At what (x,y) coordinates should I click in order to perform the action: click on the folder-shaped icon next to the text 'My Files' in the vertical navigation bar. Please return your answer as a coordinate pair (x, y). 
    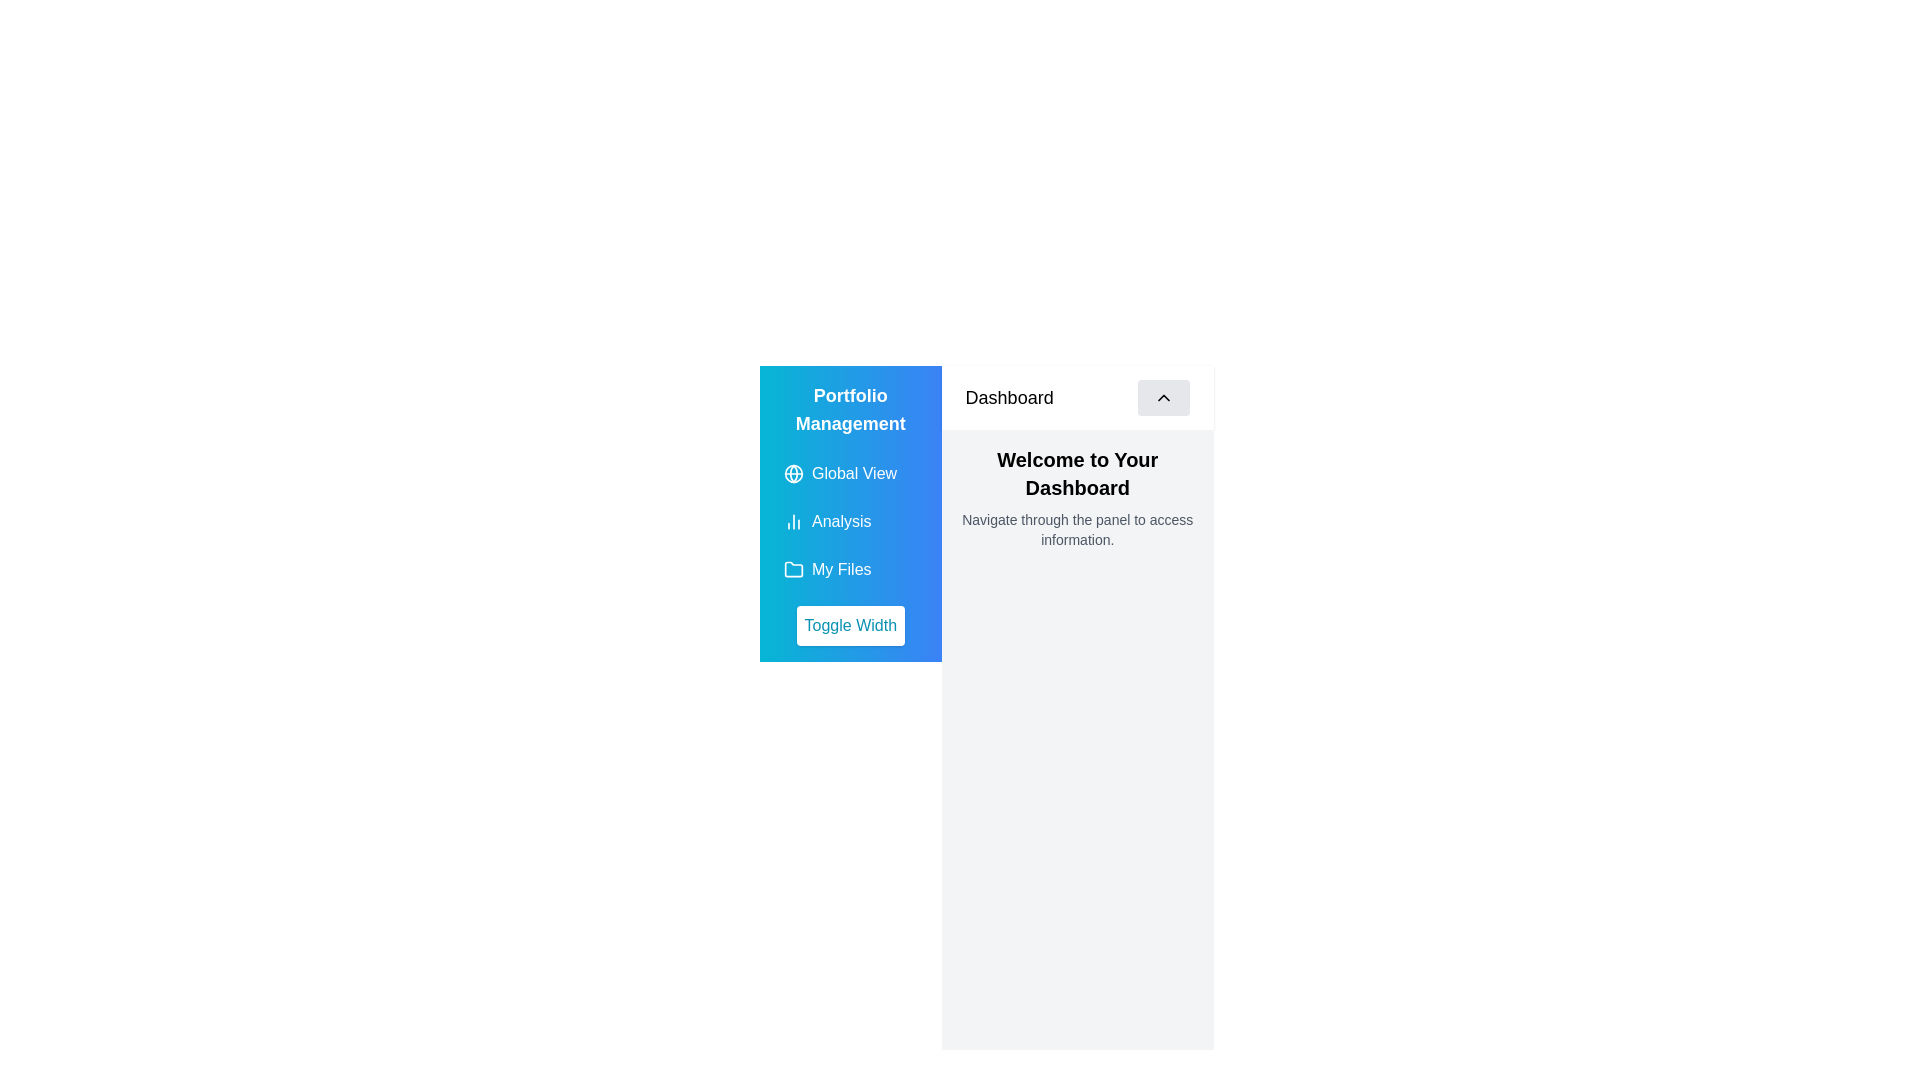
    Looking at the image, I should click on (792, 569).